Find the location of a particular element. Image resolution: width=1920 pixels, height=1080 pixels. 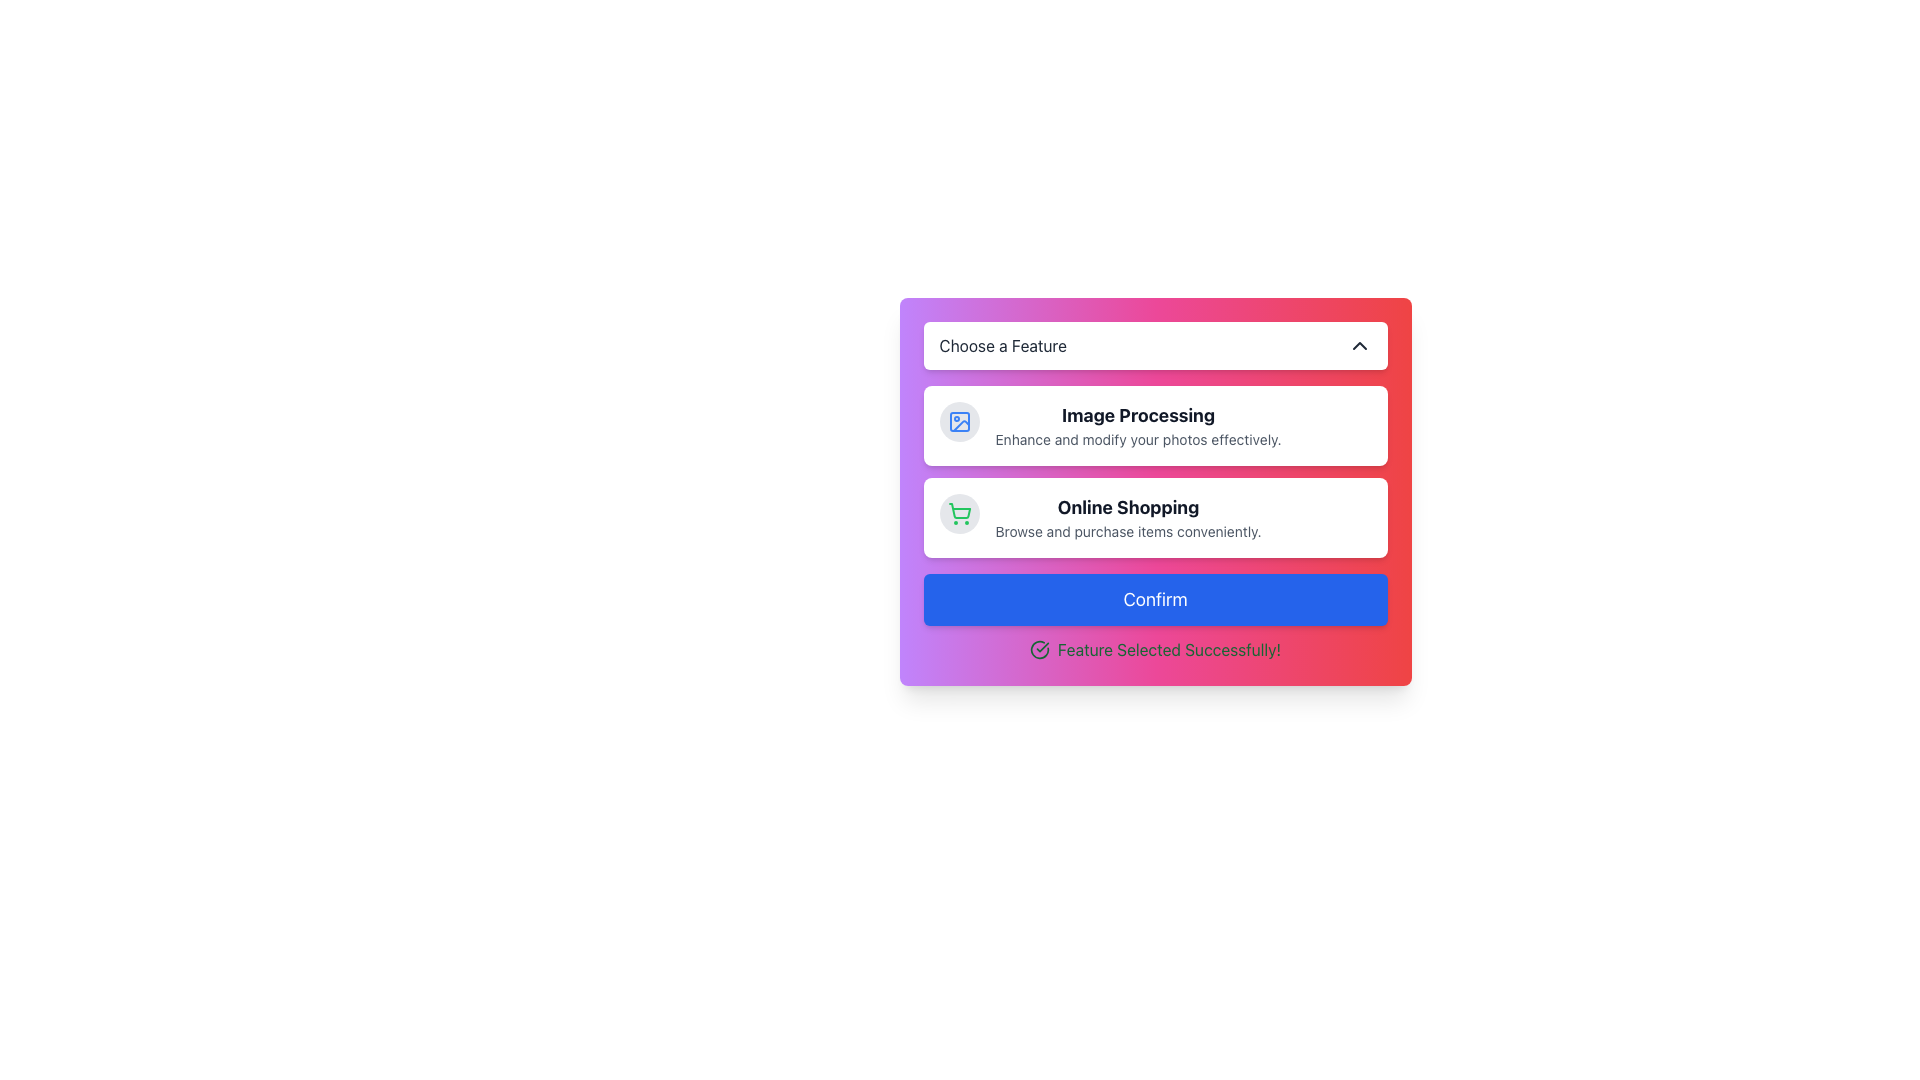

the static text element displaying 'Enhance and modify your photos effectively.' which is located below the title 'Image Processing.' is located at coordinates (1138, 438).